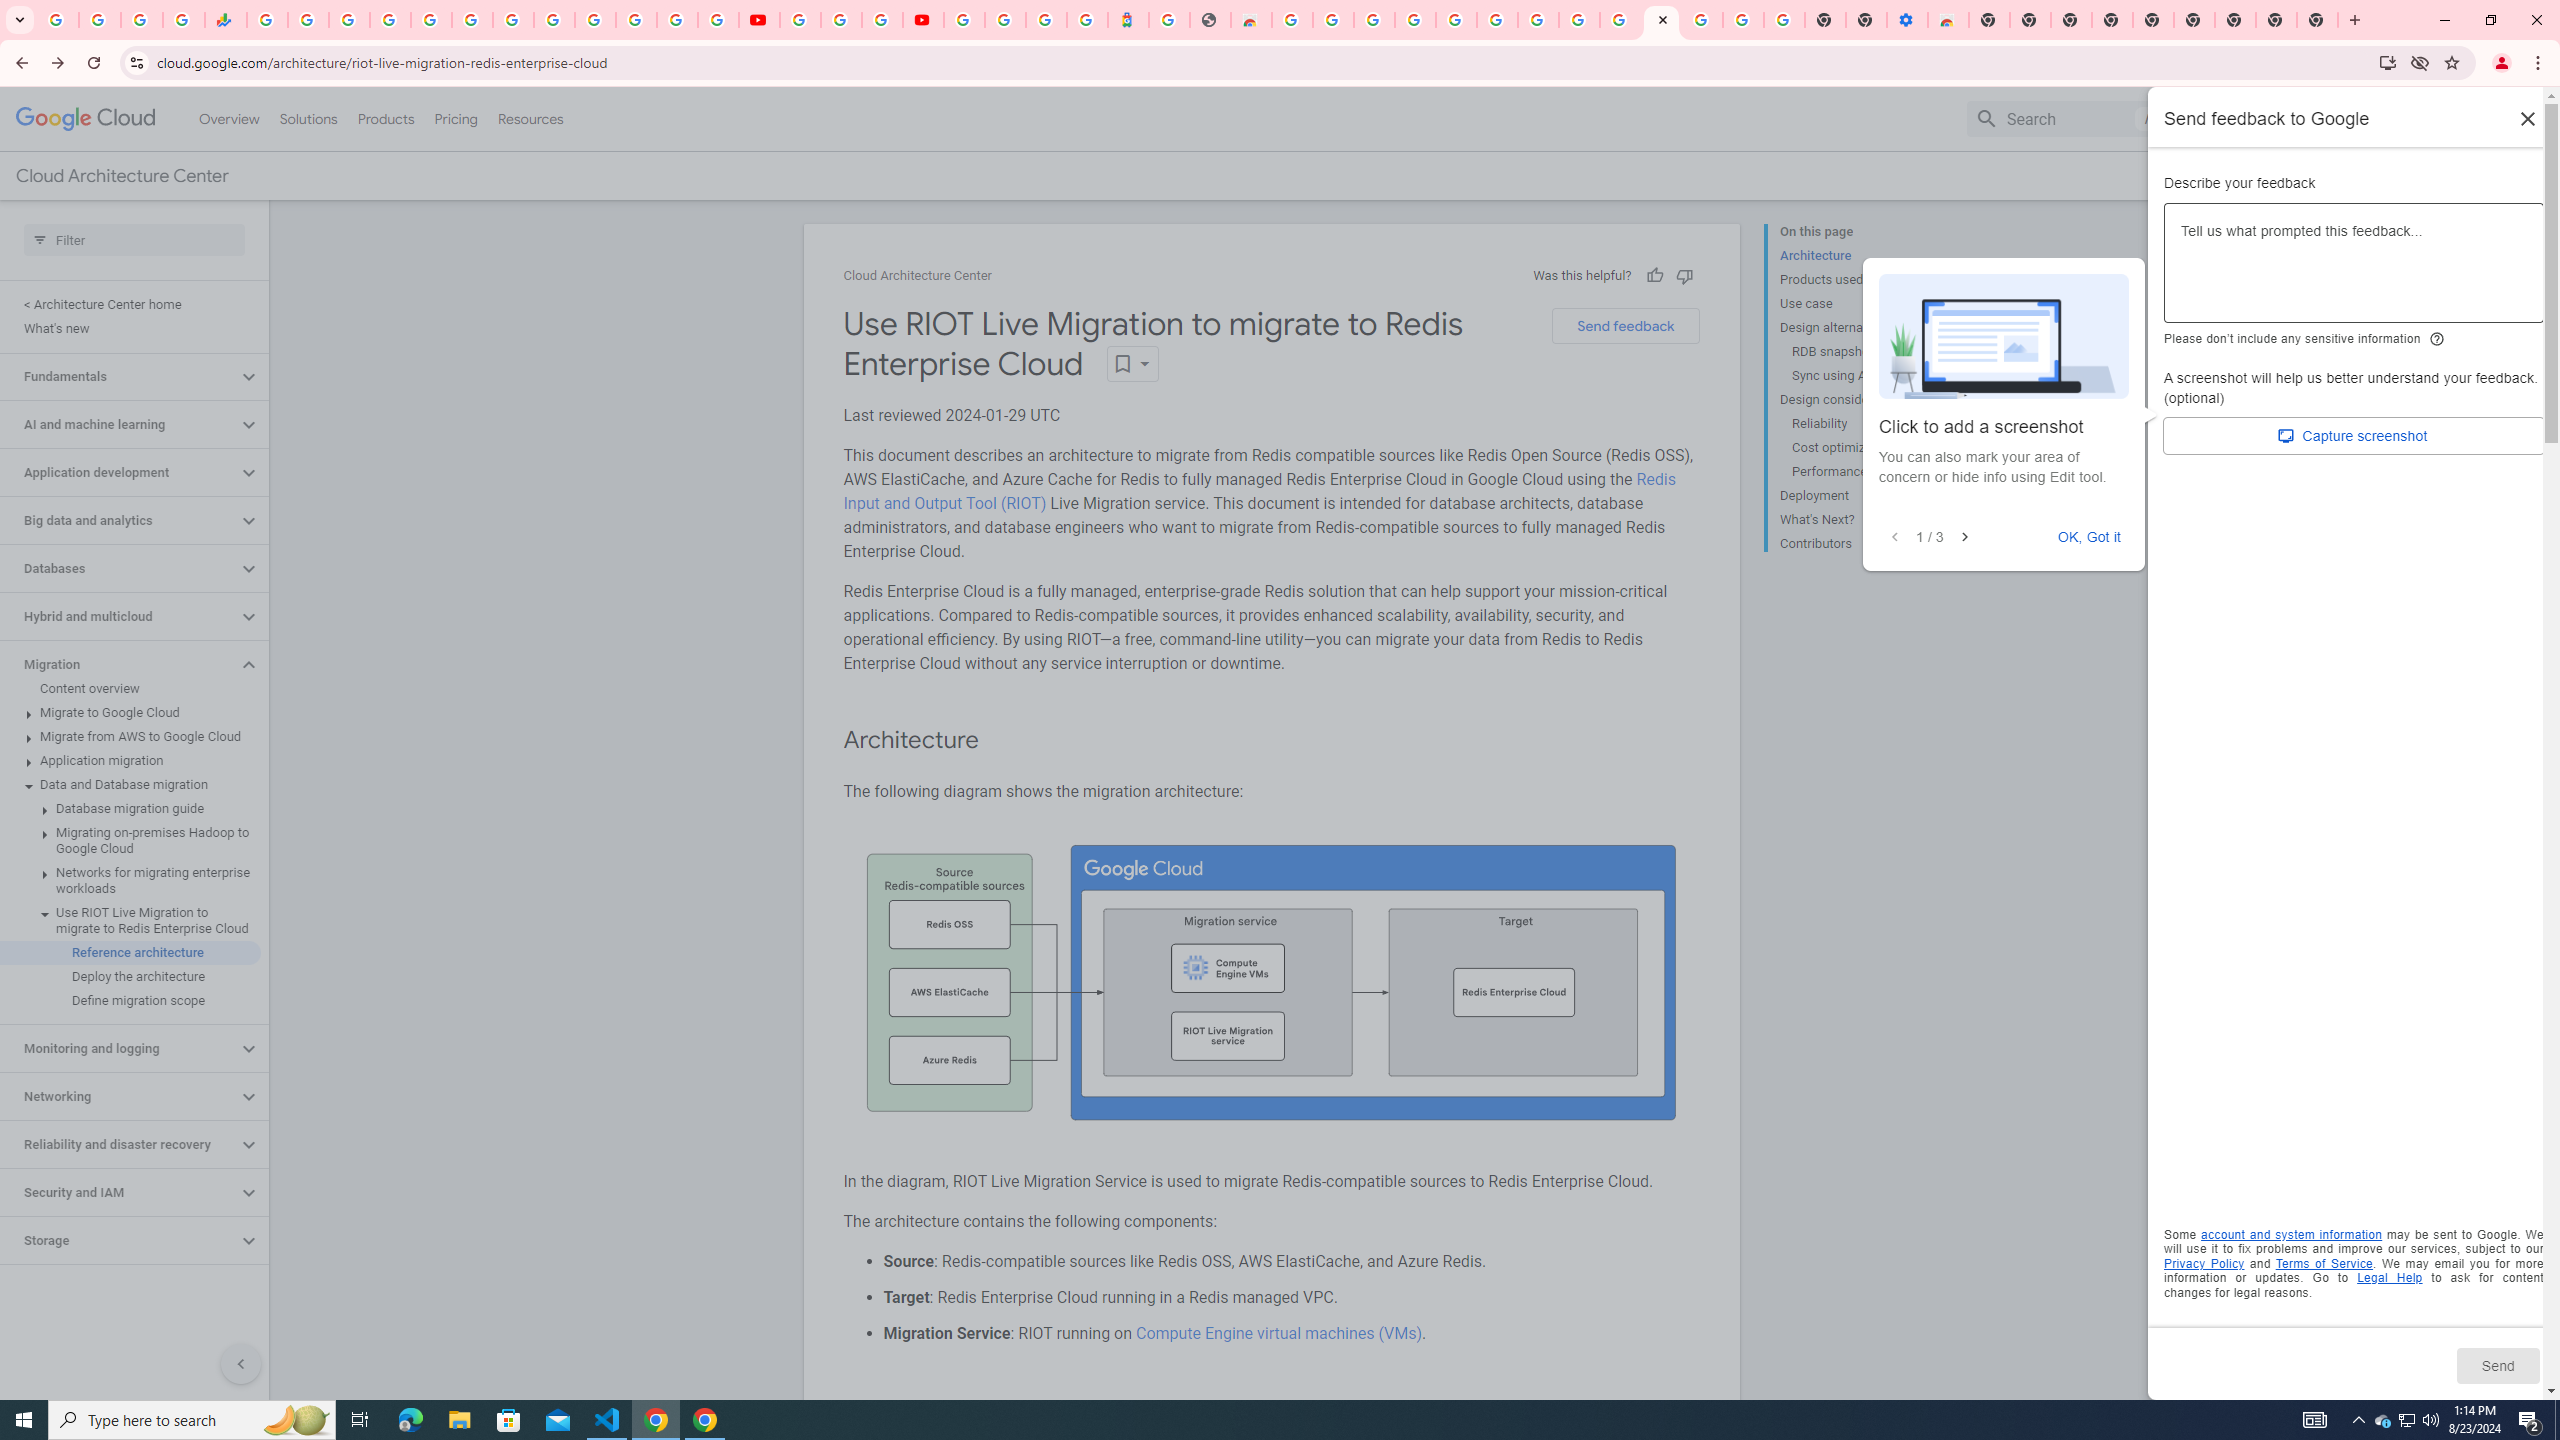 The height and width of the screenshot is (1440, 2560). What do you see at coordinates (1276, 1332) in the screenshot?
I see `'Compute Engine virtual machines (VMs)'` at bounding box center [1276, 1332].